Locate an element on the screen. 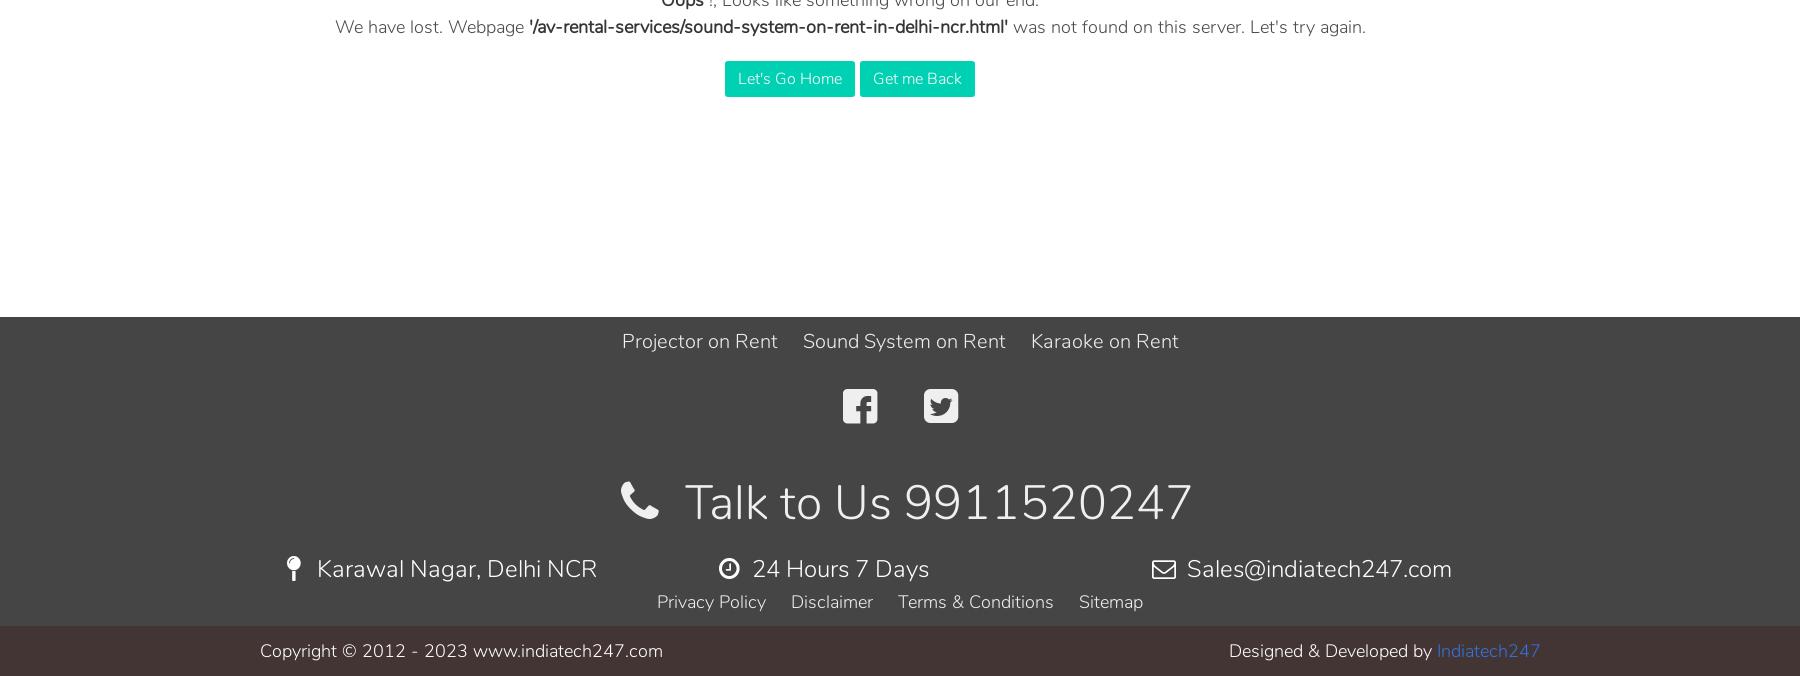 The image size is (1800, 676). 'Karawal Nagar, Delhi NCR' is located at coordinates (452, 567).